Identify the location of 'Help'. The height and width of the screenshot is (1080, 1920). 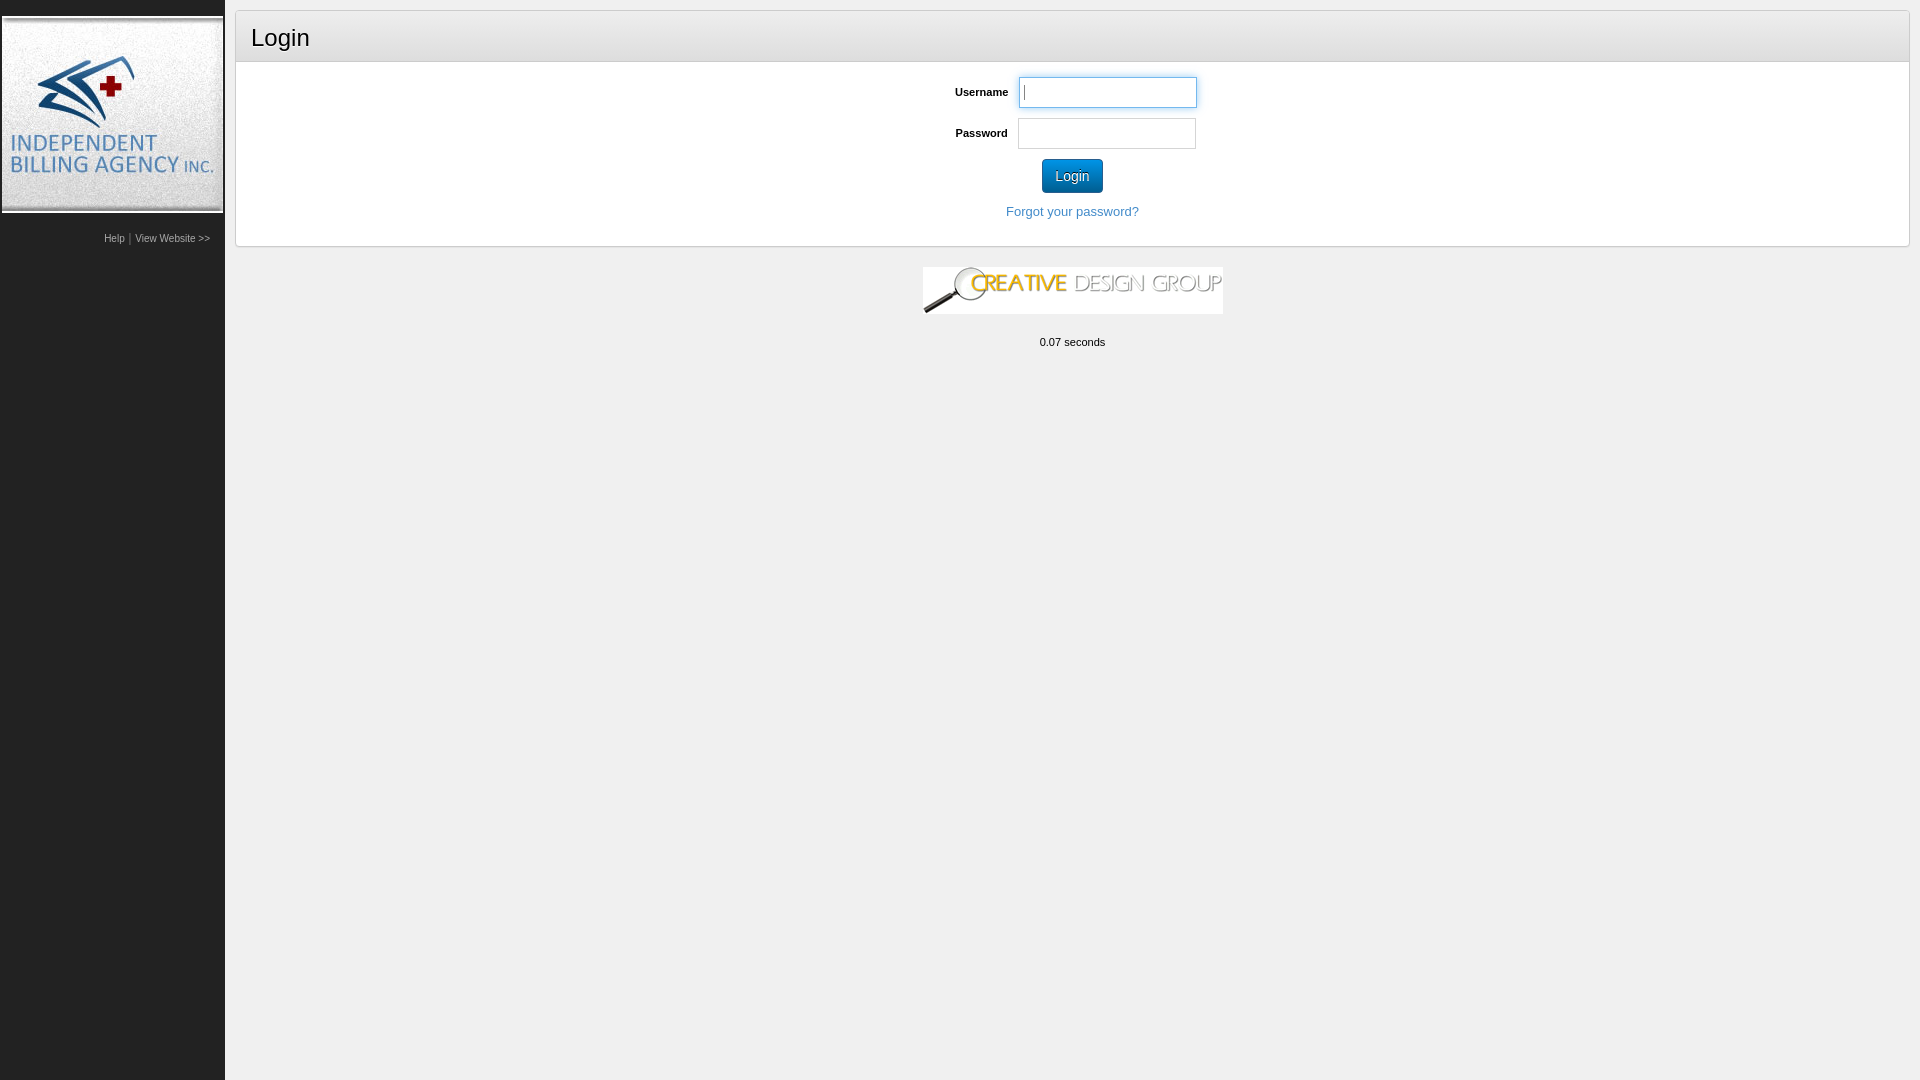
(113, 237).